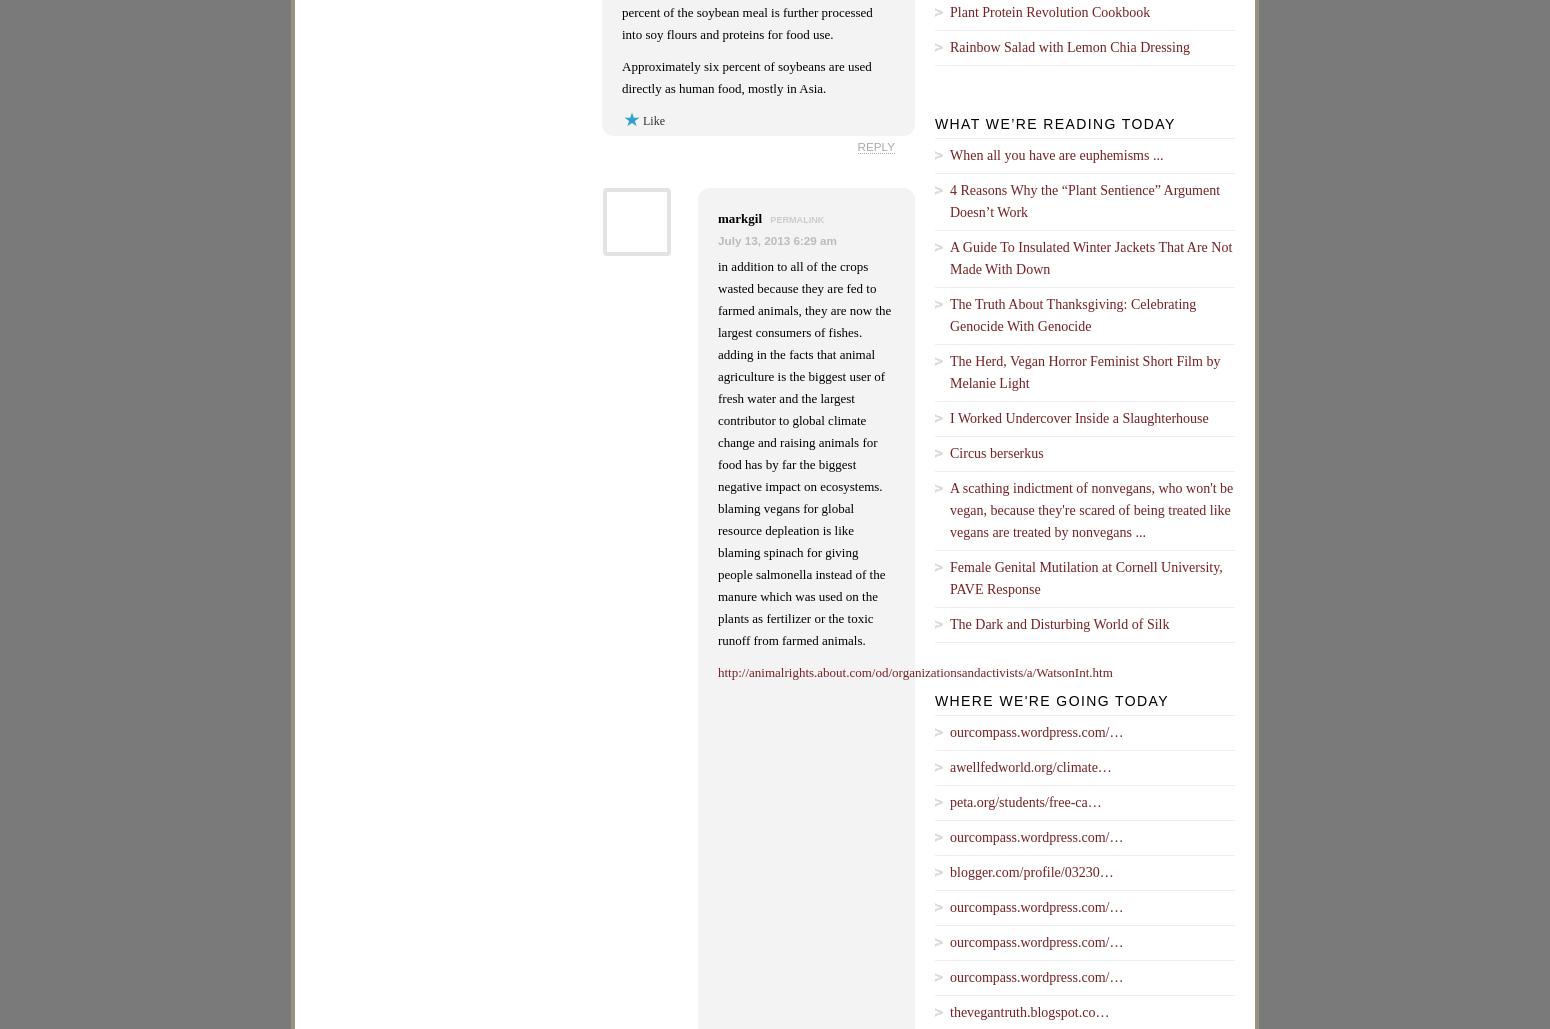 This screenshot has height=1029, width=1550. What do you see at coordinates (803, 453) in the screenshot?
I see `'in addition to all of the crops wasted because they are fed to farmed animals, they are now the largest consumers of fishes. adding in the facts that animal agriculture is the biggest user of fresh water and the largest contributor to global climate change and raising animals for food has by far the biggest negative impact on ecosystems.  blaming vegans for global resource depleation is like blaming spinach for giving people salmonella instead of the manure which was used on the plants as fertilizer or the toxic runoff from farmed animals.'` at bounding box center [803, 453].